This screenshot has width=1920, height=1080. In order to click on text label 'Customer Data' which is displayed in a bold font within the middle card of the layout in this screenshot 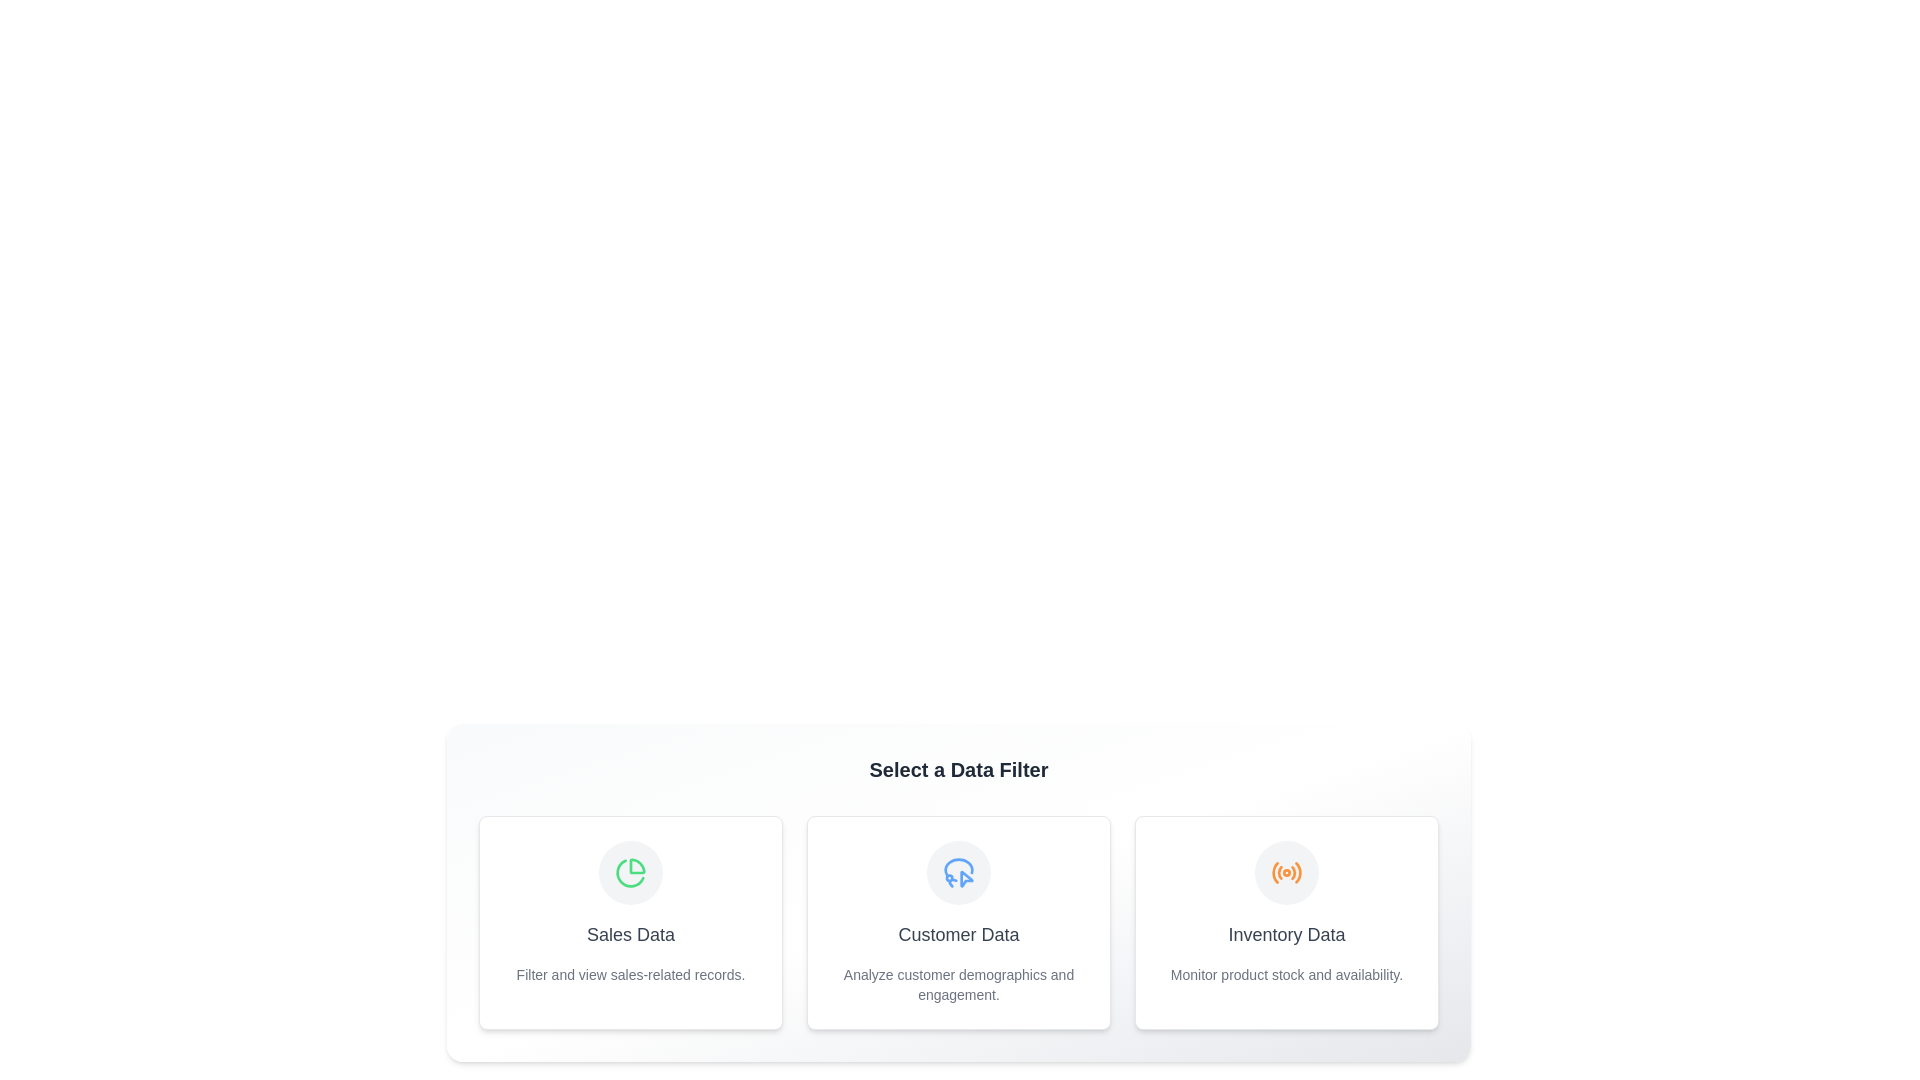, I will do `click(958, 934)`.